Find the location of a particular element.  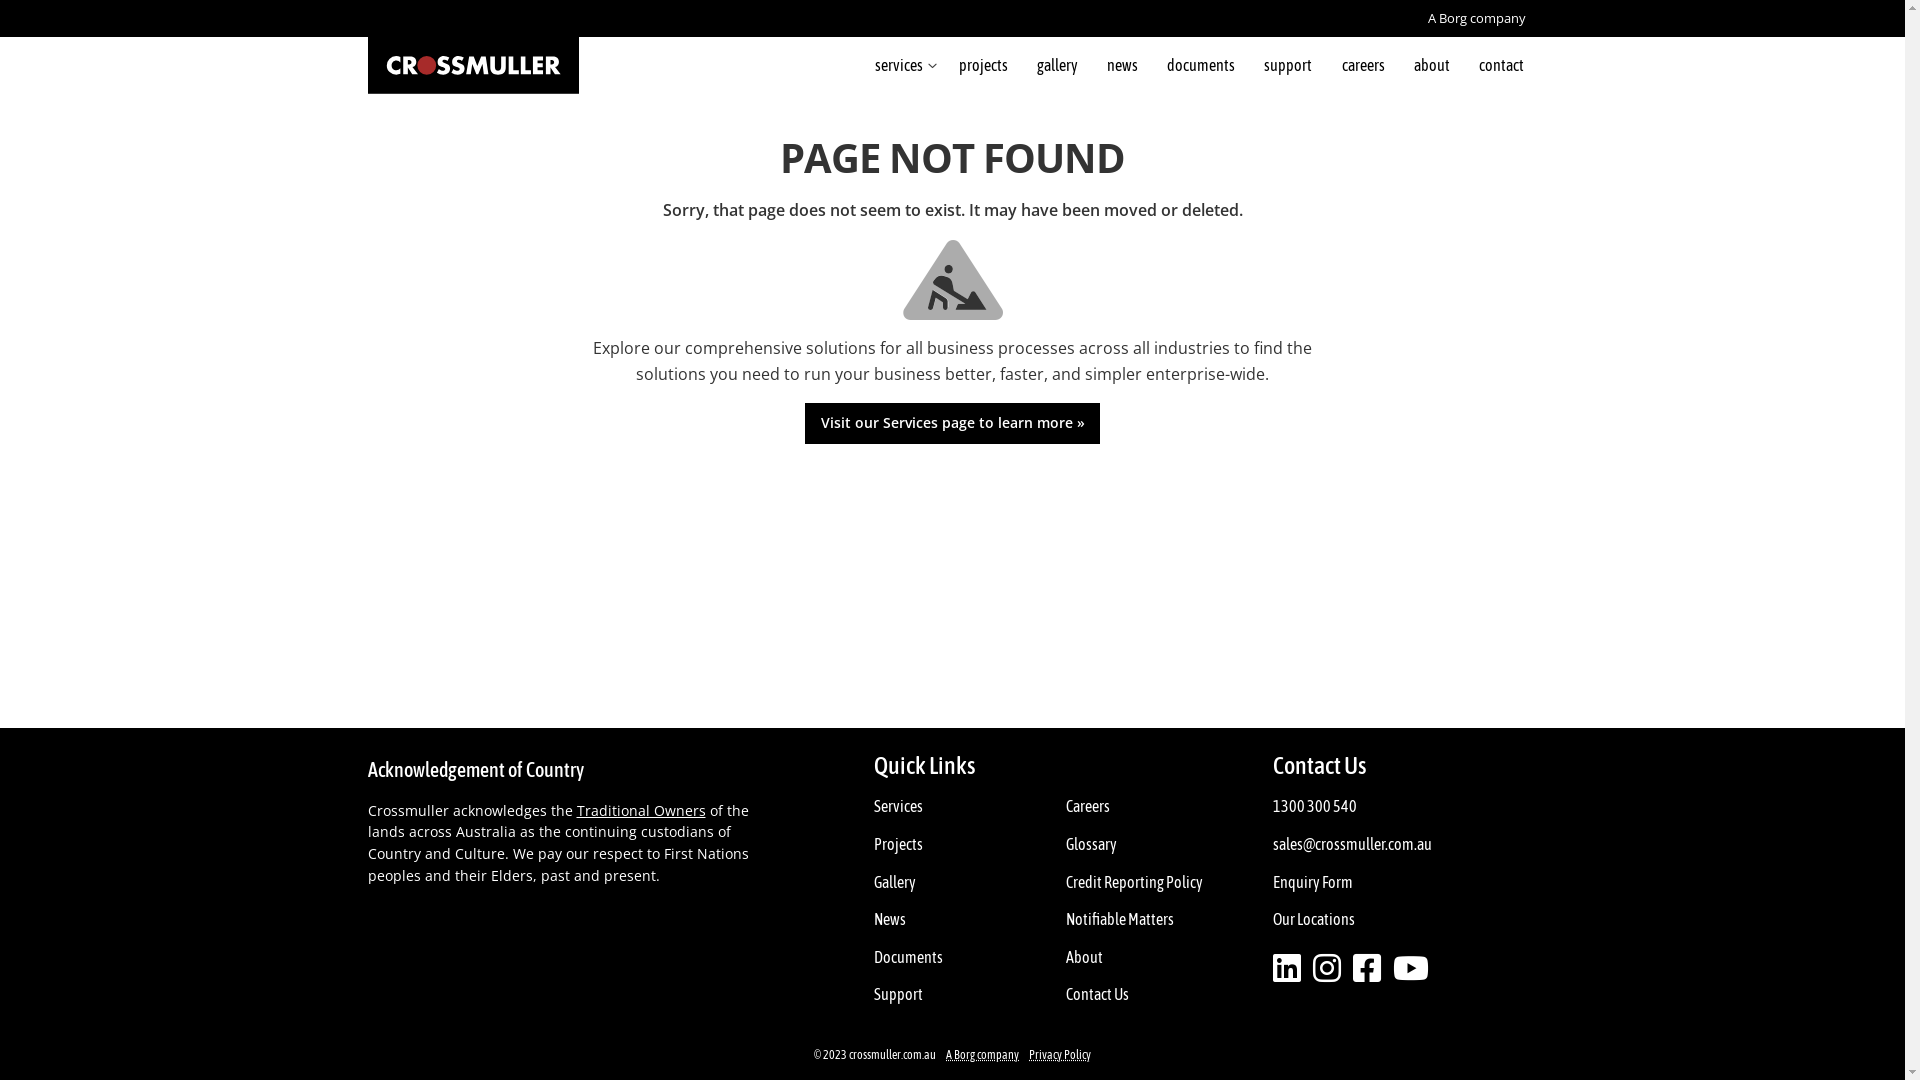

'Support' is located at coordinates (897, 995).